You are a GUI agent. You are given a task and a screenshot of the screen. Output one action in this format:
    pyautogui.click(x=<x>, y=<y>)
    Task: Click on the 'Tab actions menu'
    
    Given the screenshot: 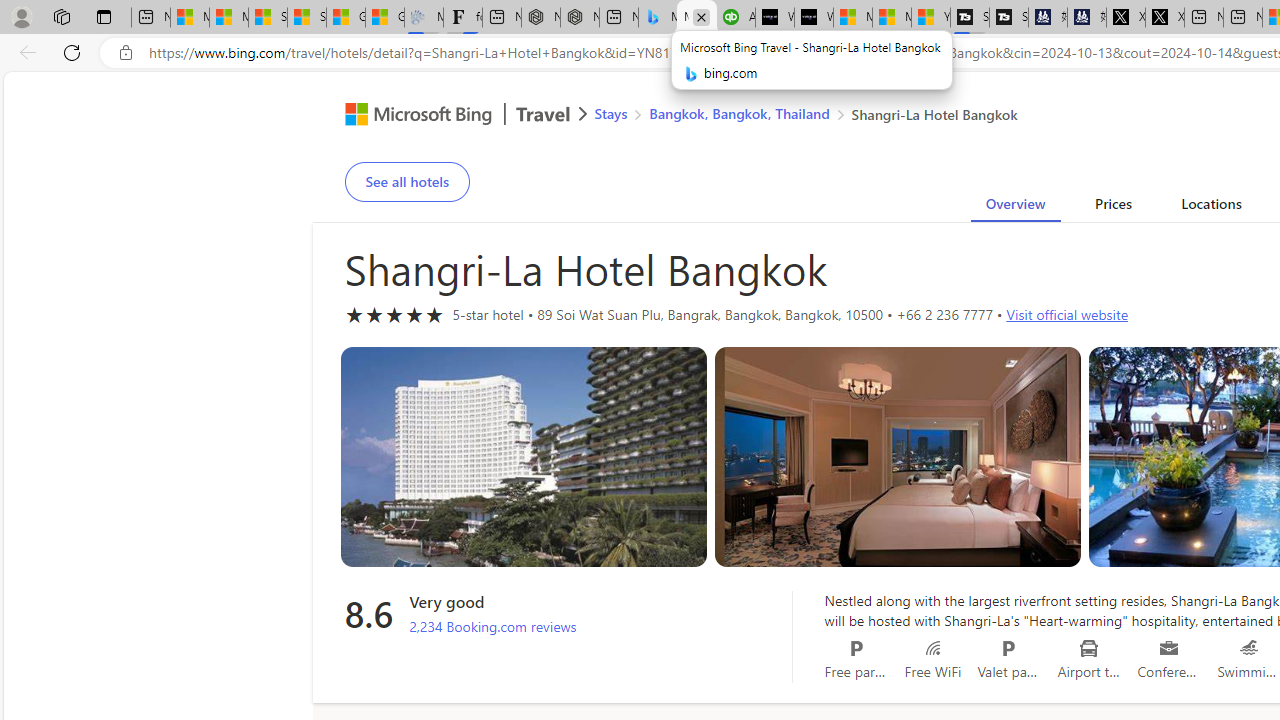 What is the action you would take?
    pyautogui.click(x=103, y=16)
    